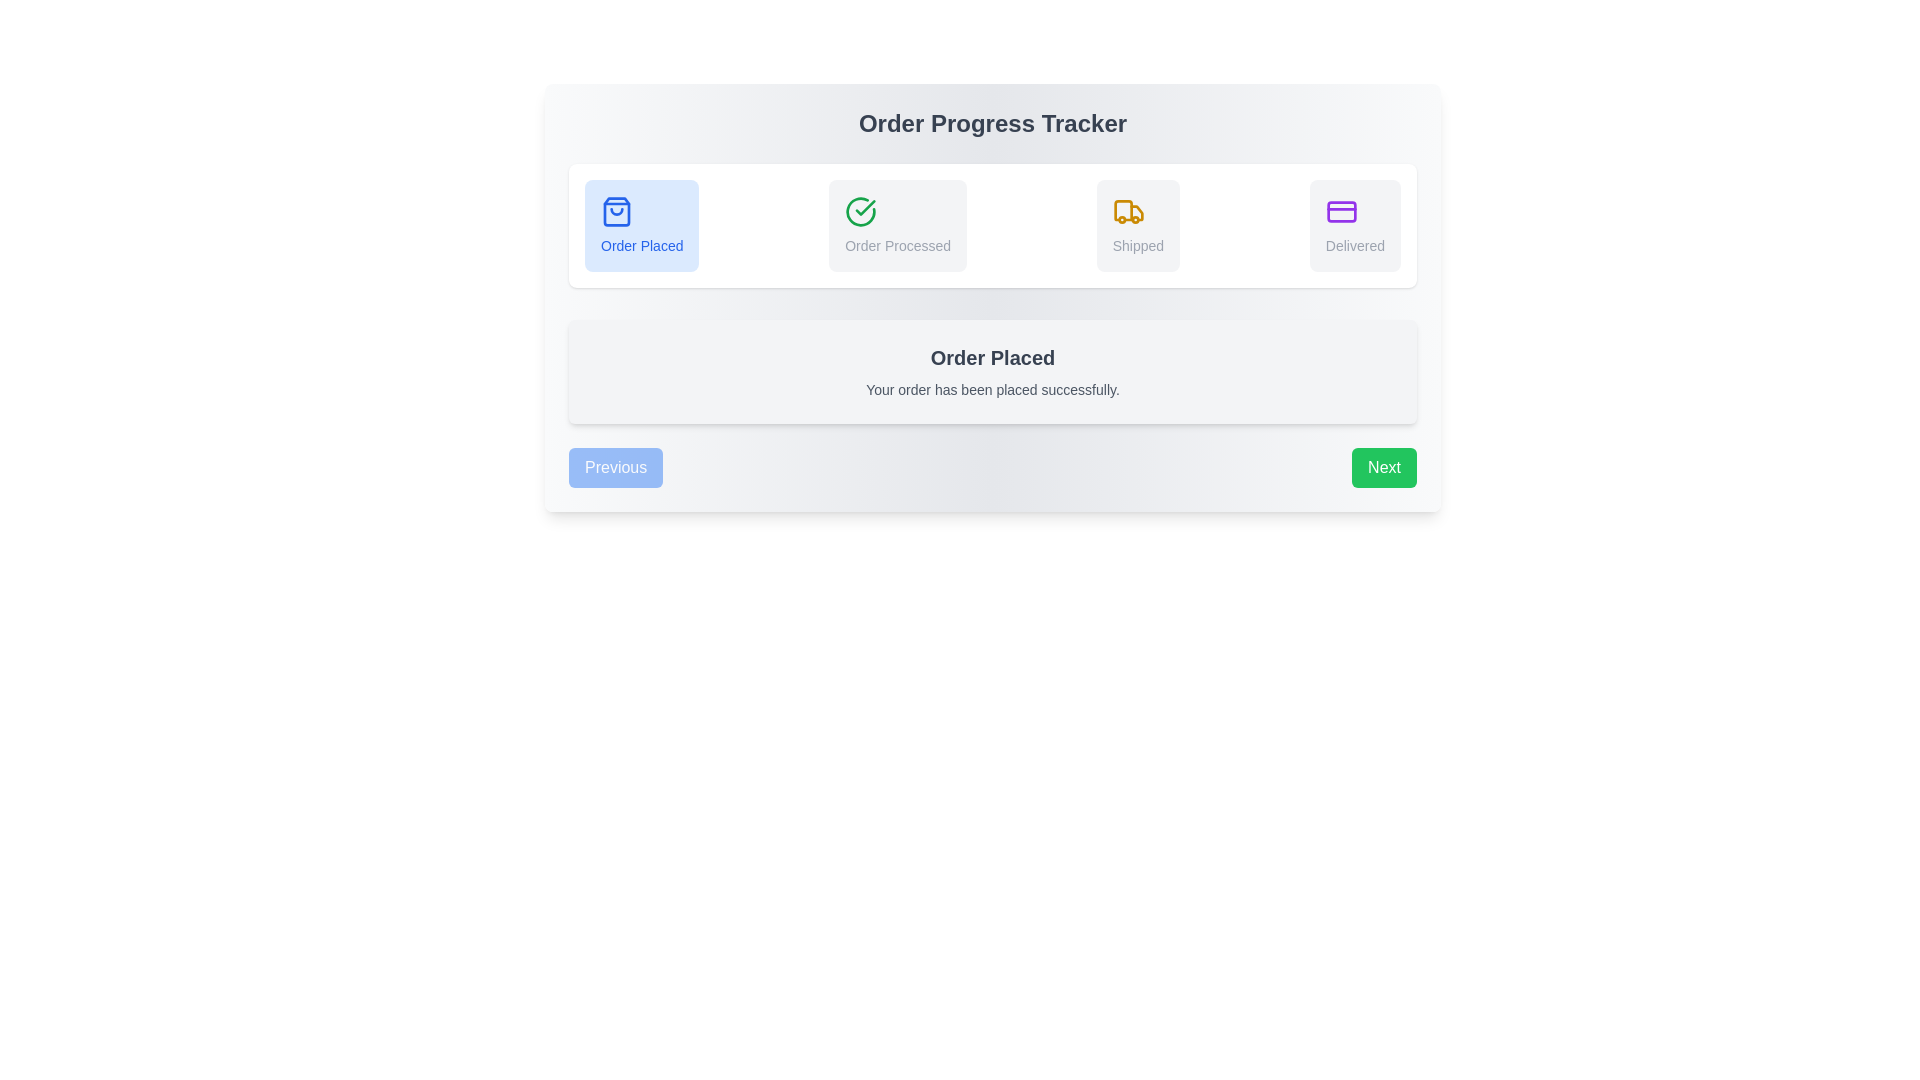 Image resolution: width=1920 pixels, height=1080 pixels. Describe the element at coordinates (865, 208) in the screenshot. I see `the Graphical Icon indicating 'Order Processed', which is the second step in the horizontal progress tracker row between 'Order Placed' and 'Shipped'` at that location.